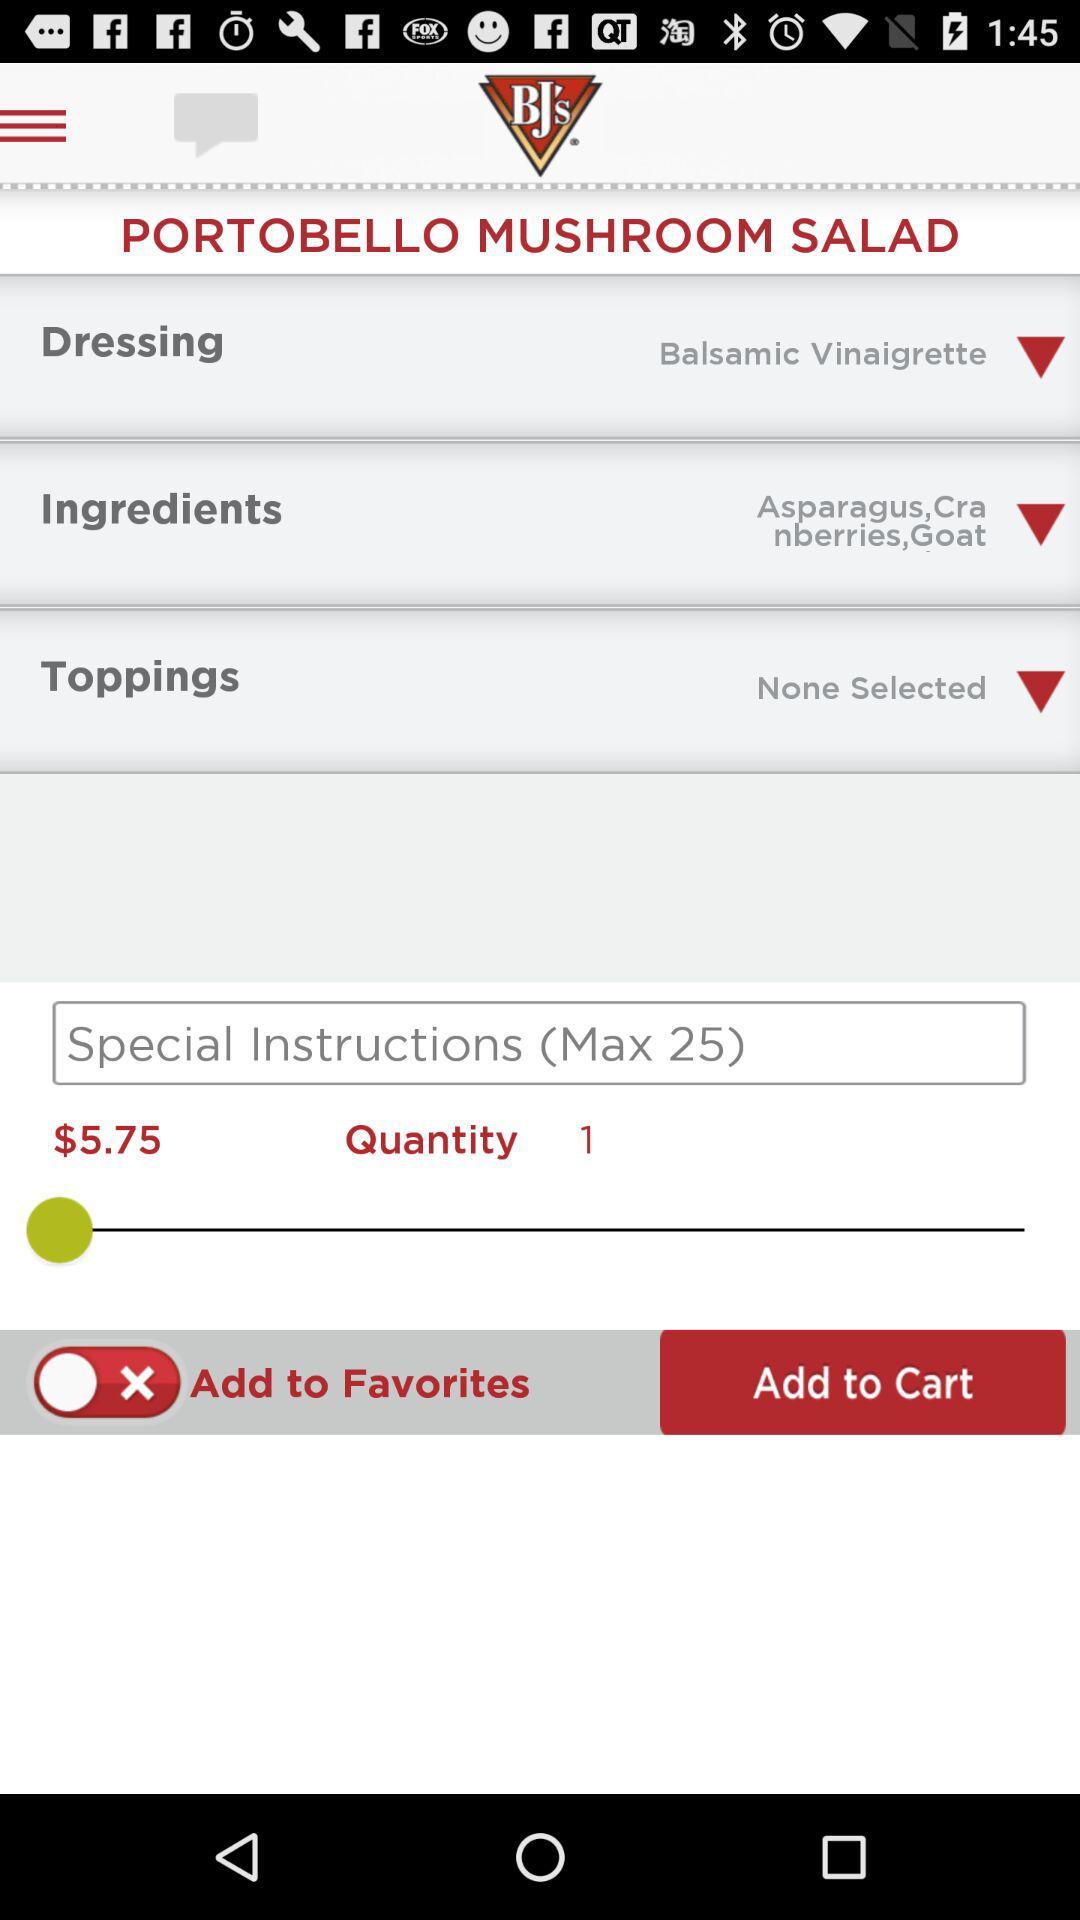 This screenshot has width=1080, height=1920. I want to click on add to cart button after add to favorites on the page, so click(55, 125).